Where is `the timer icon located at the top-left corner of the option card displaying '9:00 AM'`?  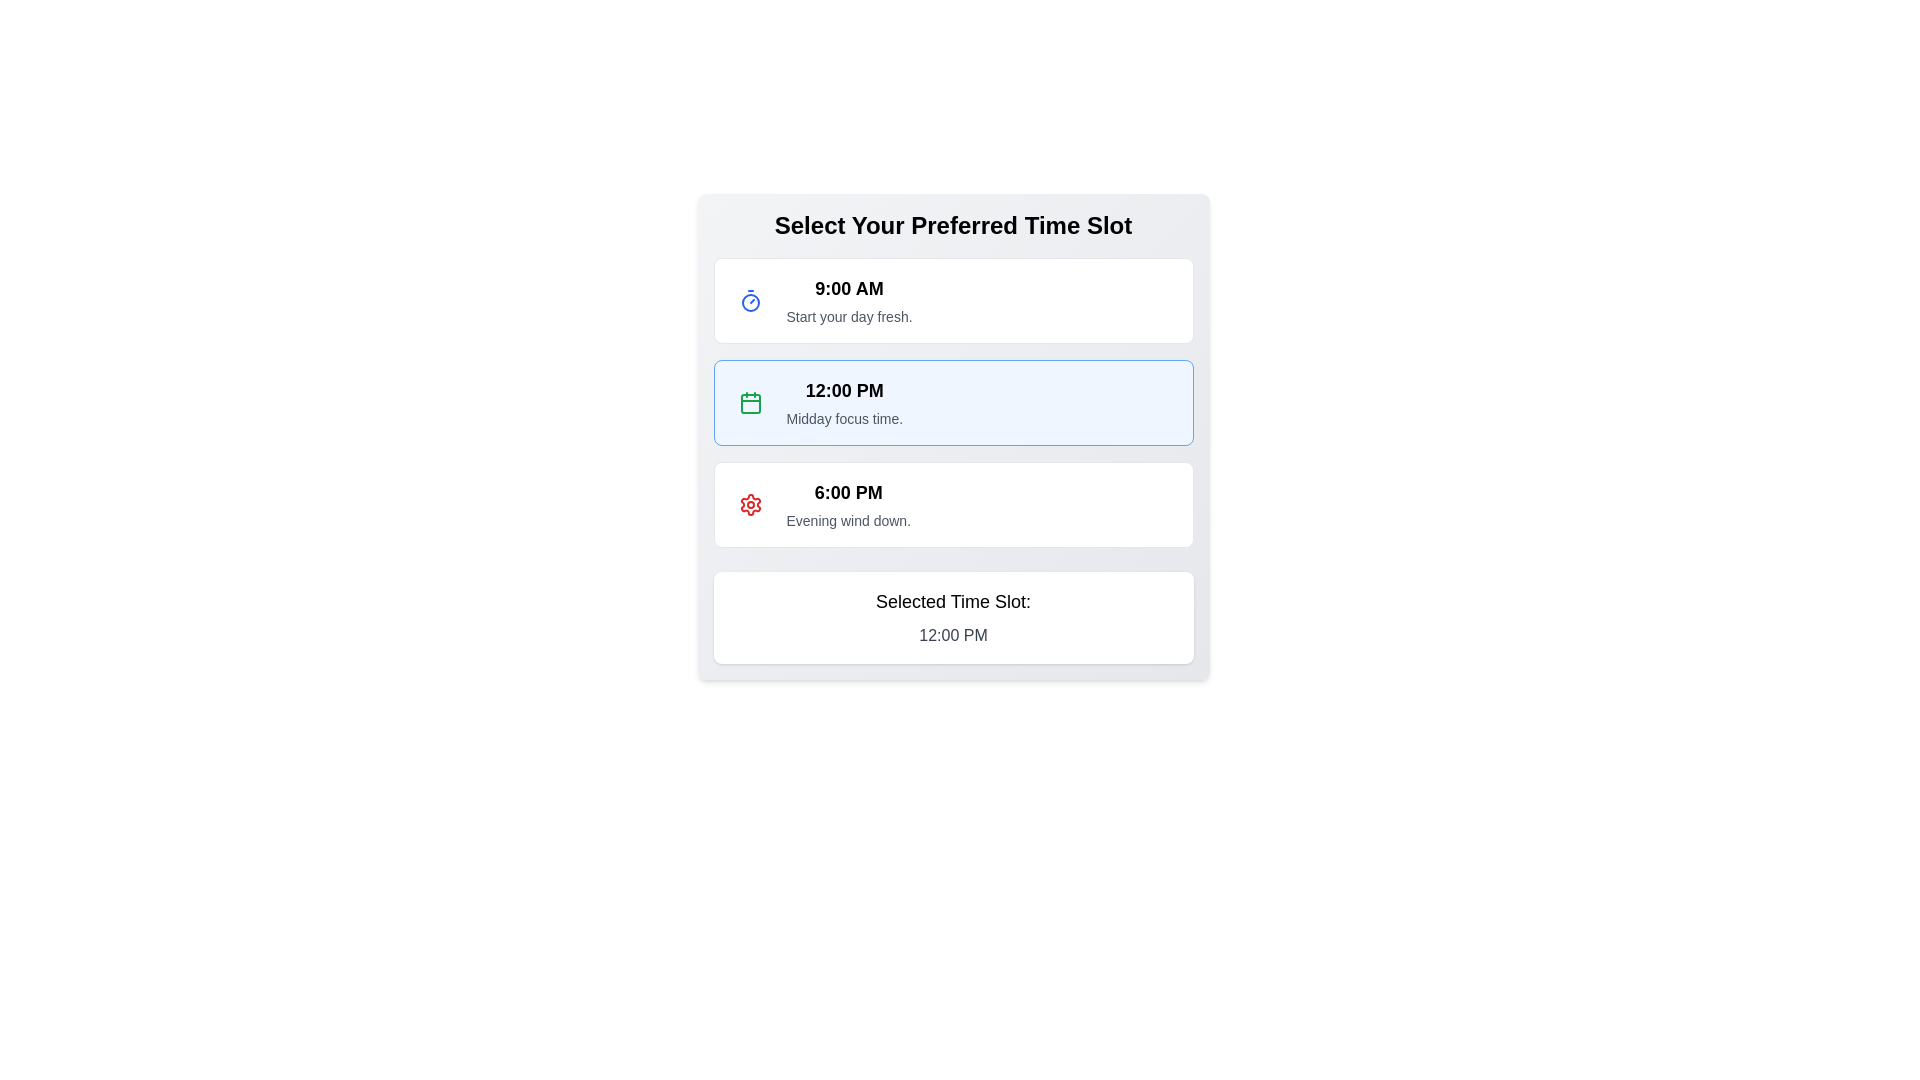 the timer icon located at the top-left corner of the option card displaying '9:00 AM' is located at coordinates (749, 300).